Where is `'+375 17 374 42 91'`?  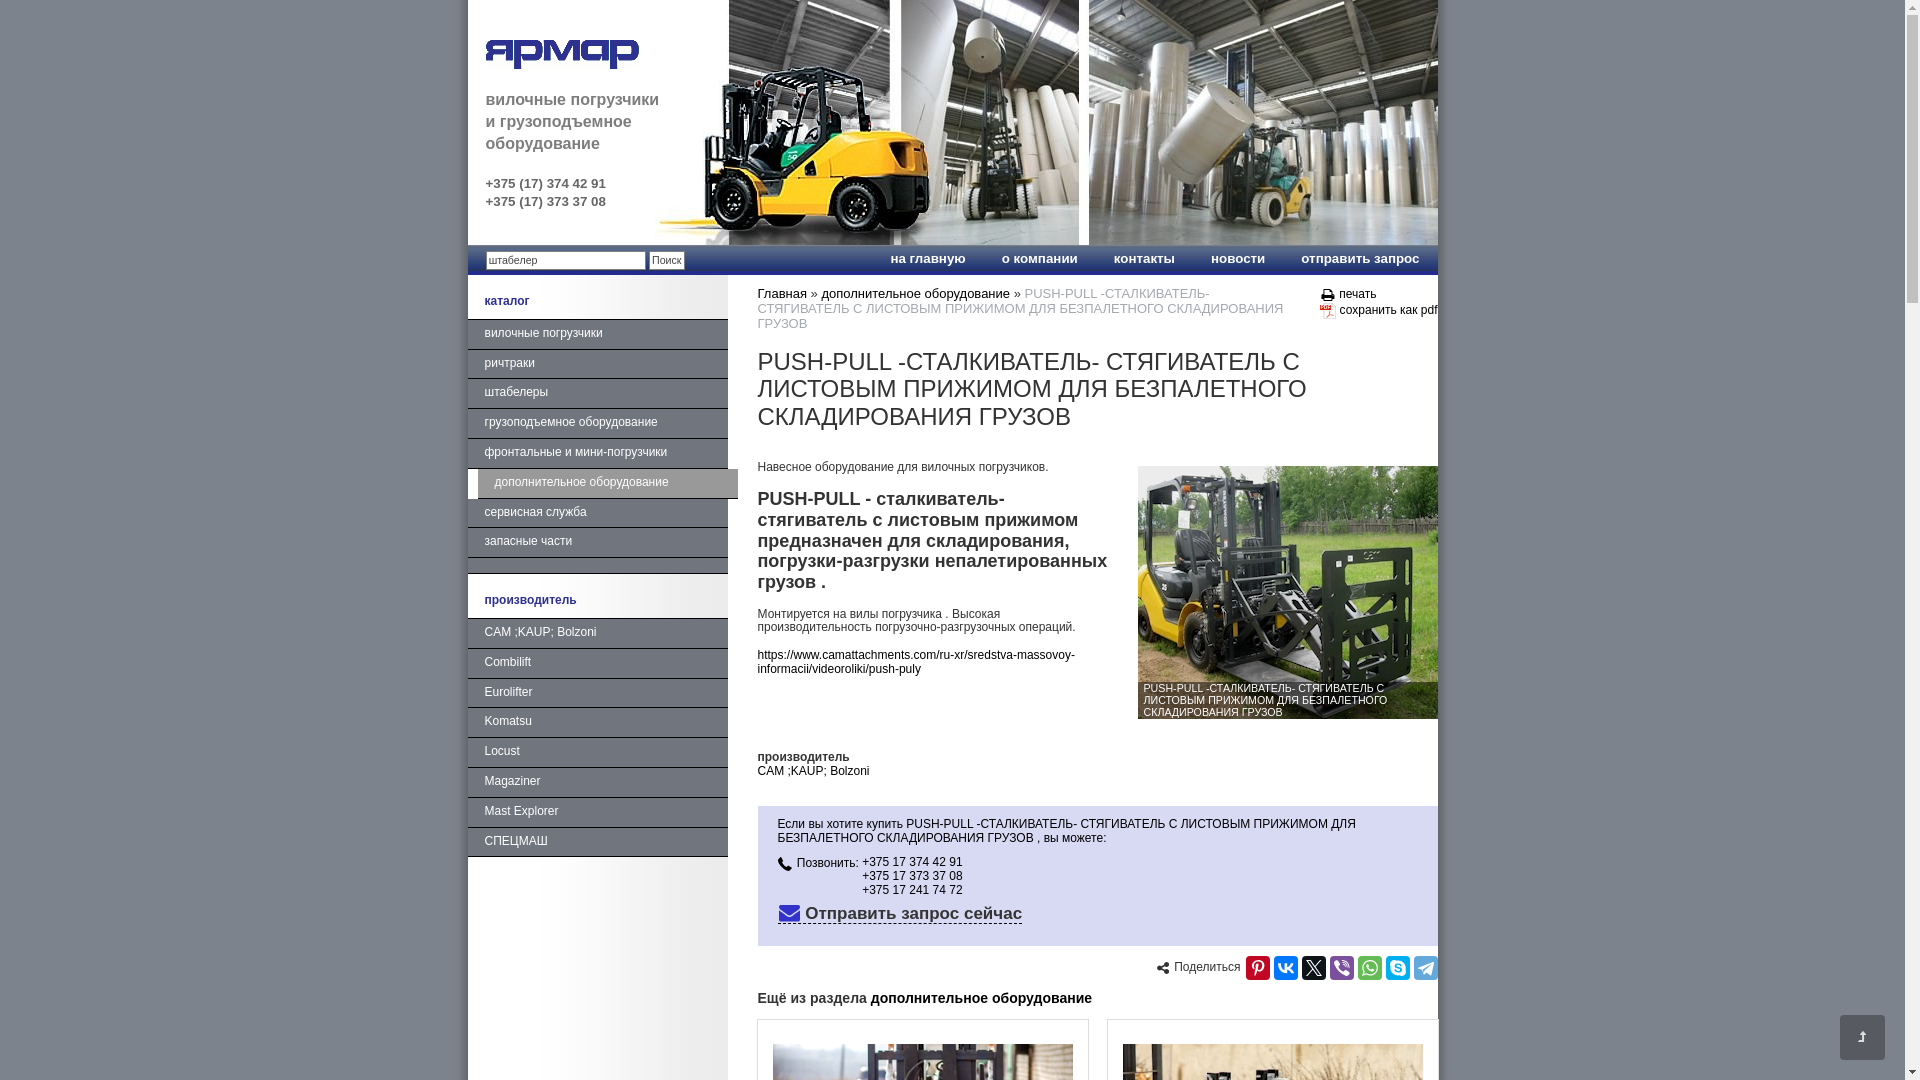 '+375 17 374 42 91' is located at coordinates (911, 860).